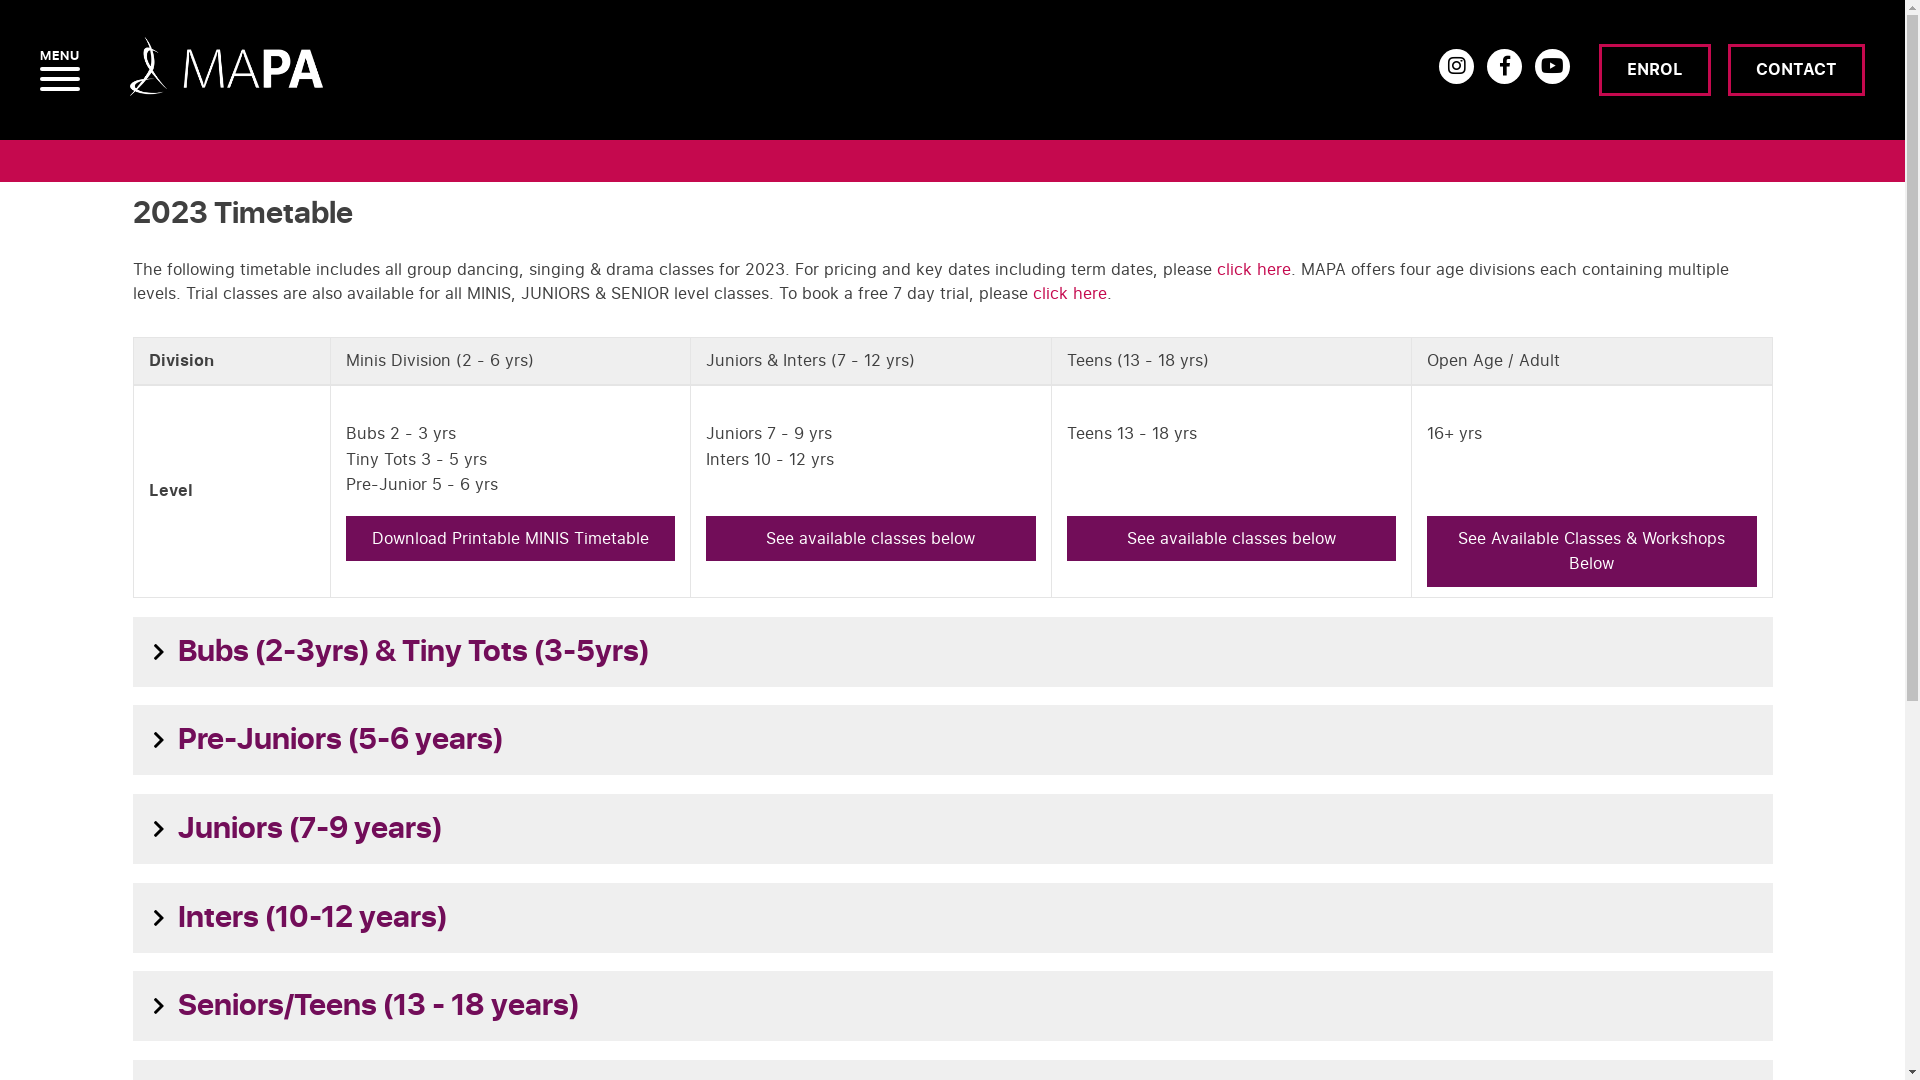 This screenshot has height=1080, width=1920. What do you see at coordinates (510, 538) in the screenshot?
I see `'Download Printable MINIS Timetable'` at bounding box center [510, 538].